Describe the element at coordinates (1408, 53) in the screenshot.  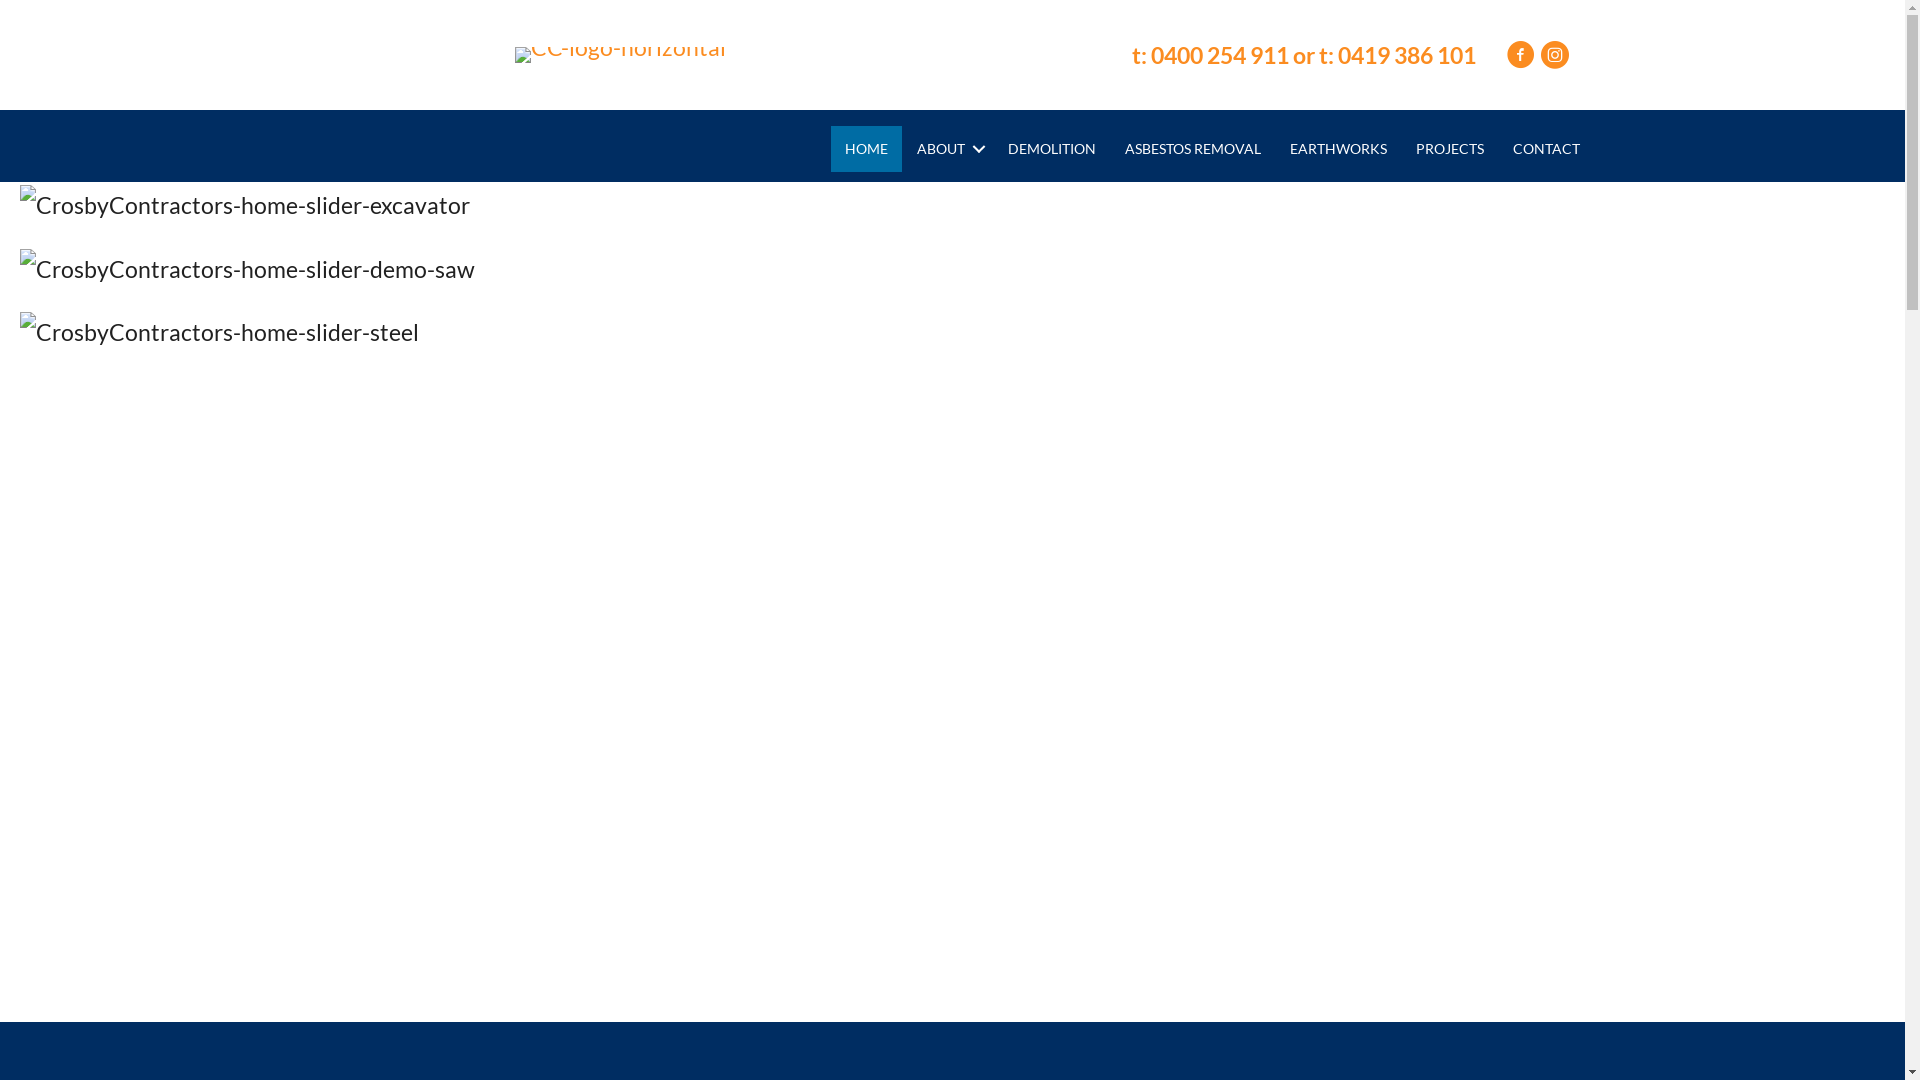
I see `'0419 386 101 '` at that location.